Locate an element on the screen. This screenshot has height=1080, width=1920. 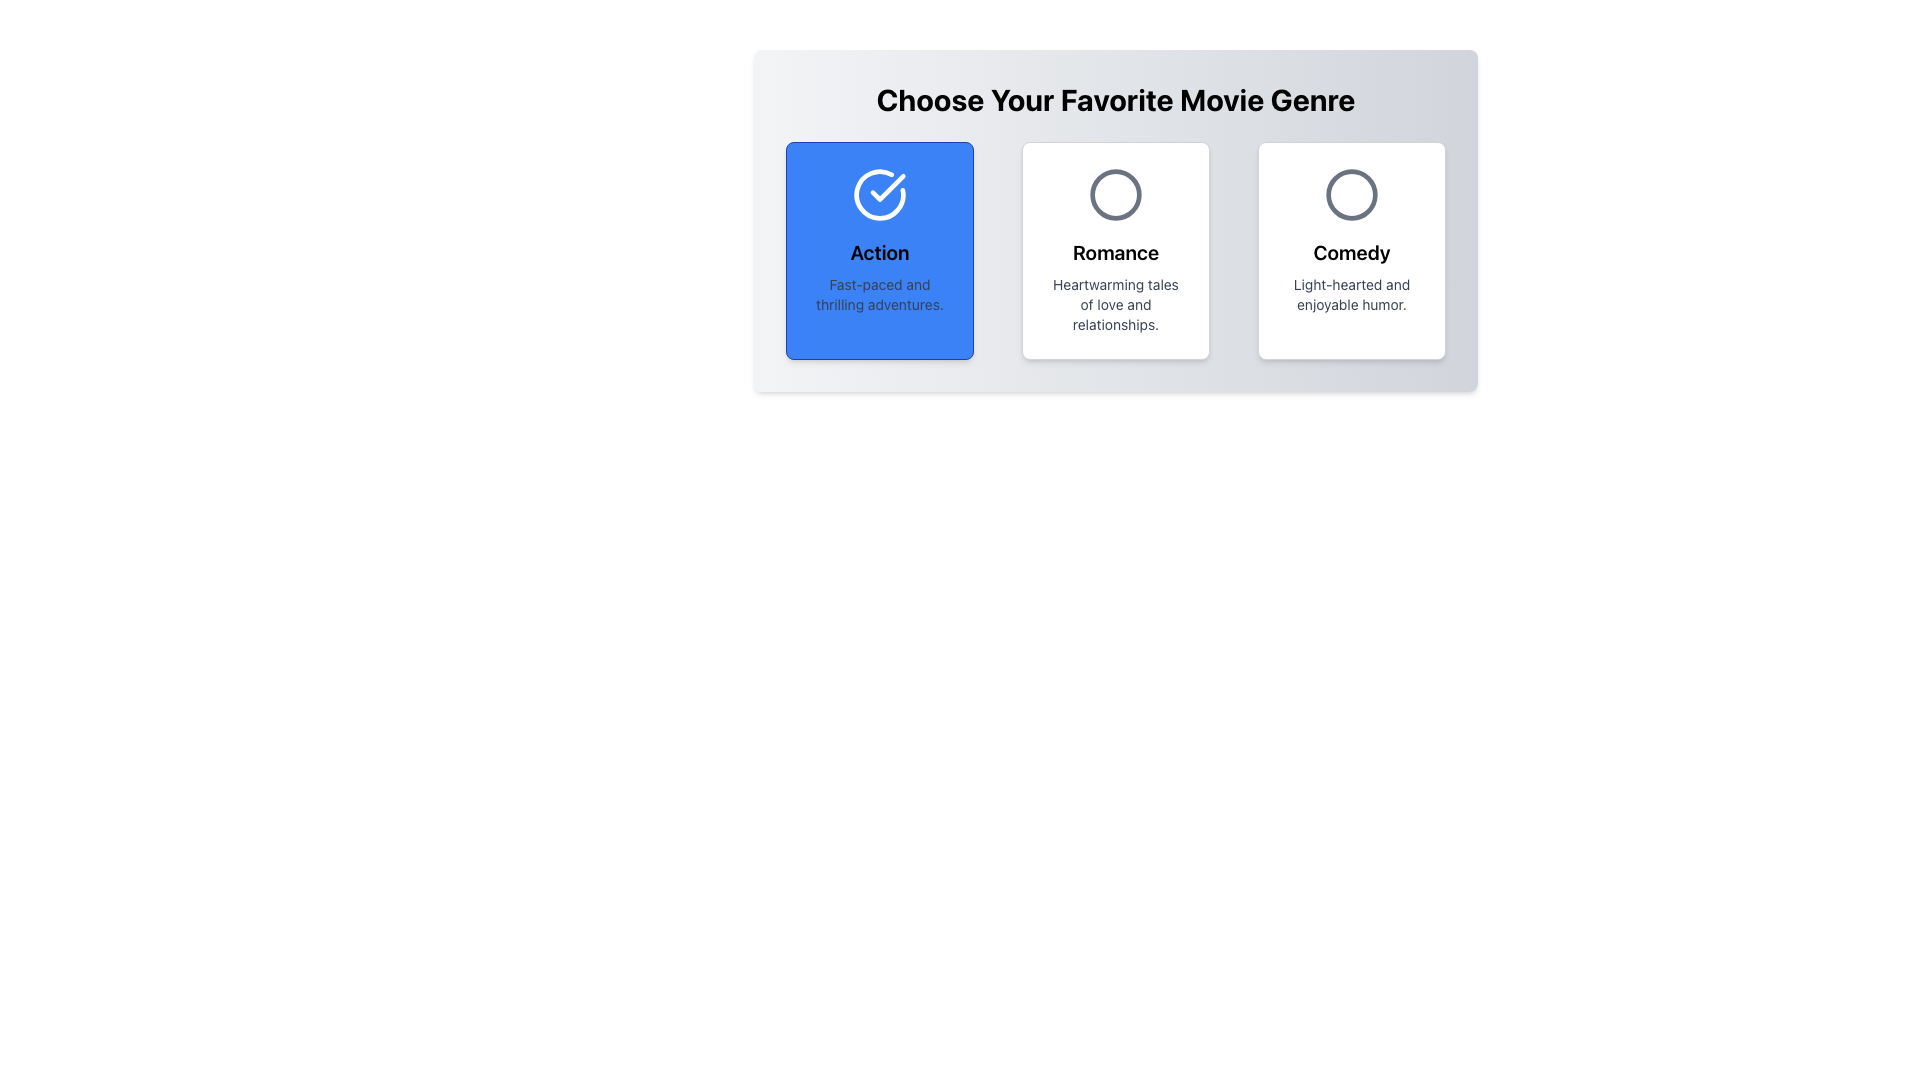
descriptive subtitle text located within the 'Comedy' card, which is positioned directly below the title 'Comedy' is located at coordinates (1352, 294).